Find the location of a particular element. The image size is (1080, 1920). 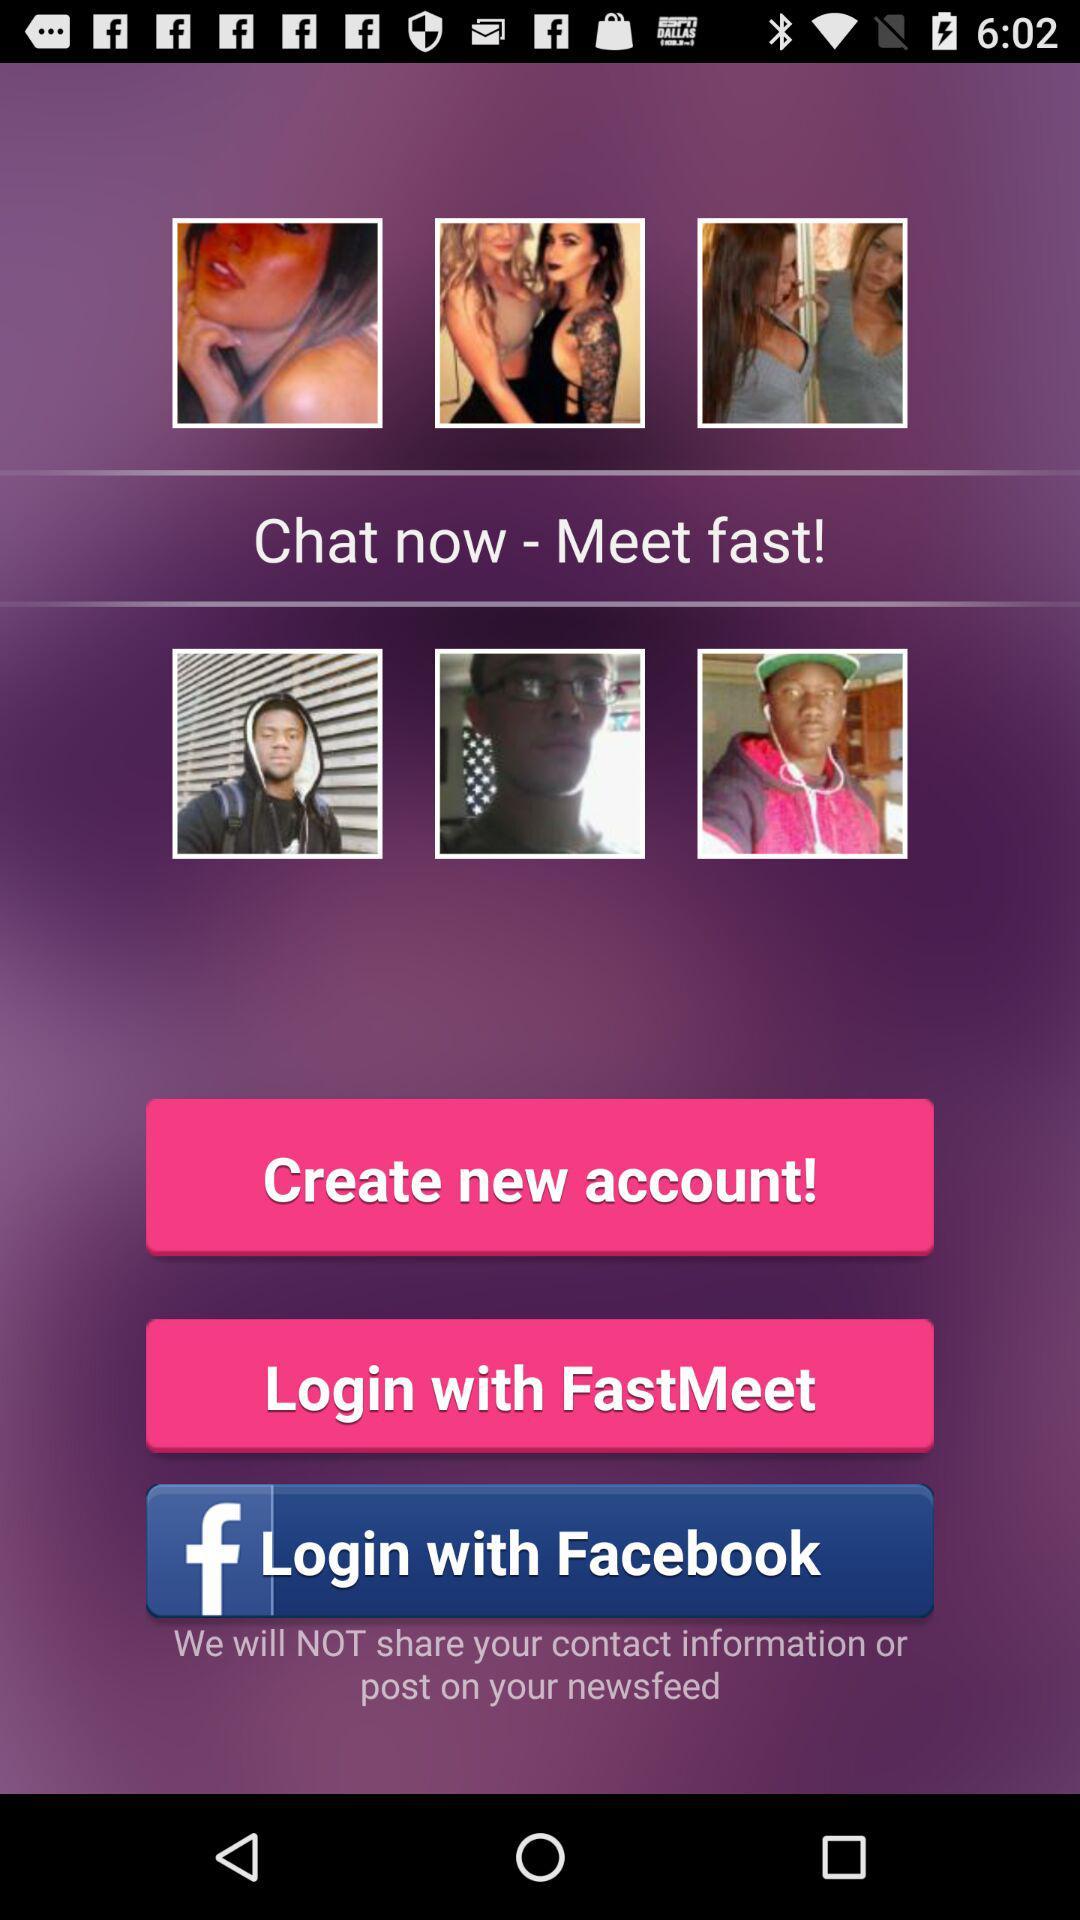

the item above the login with fastmeet icon is located at coordinates (540, 1177).